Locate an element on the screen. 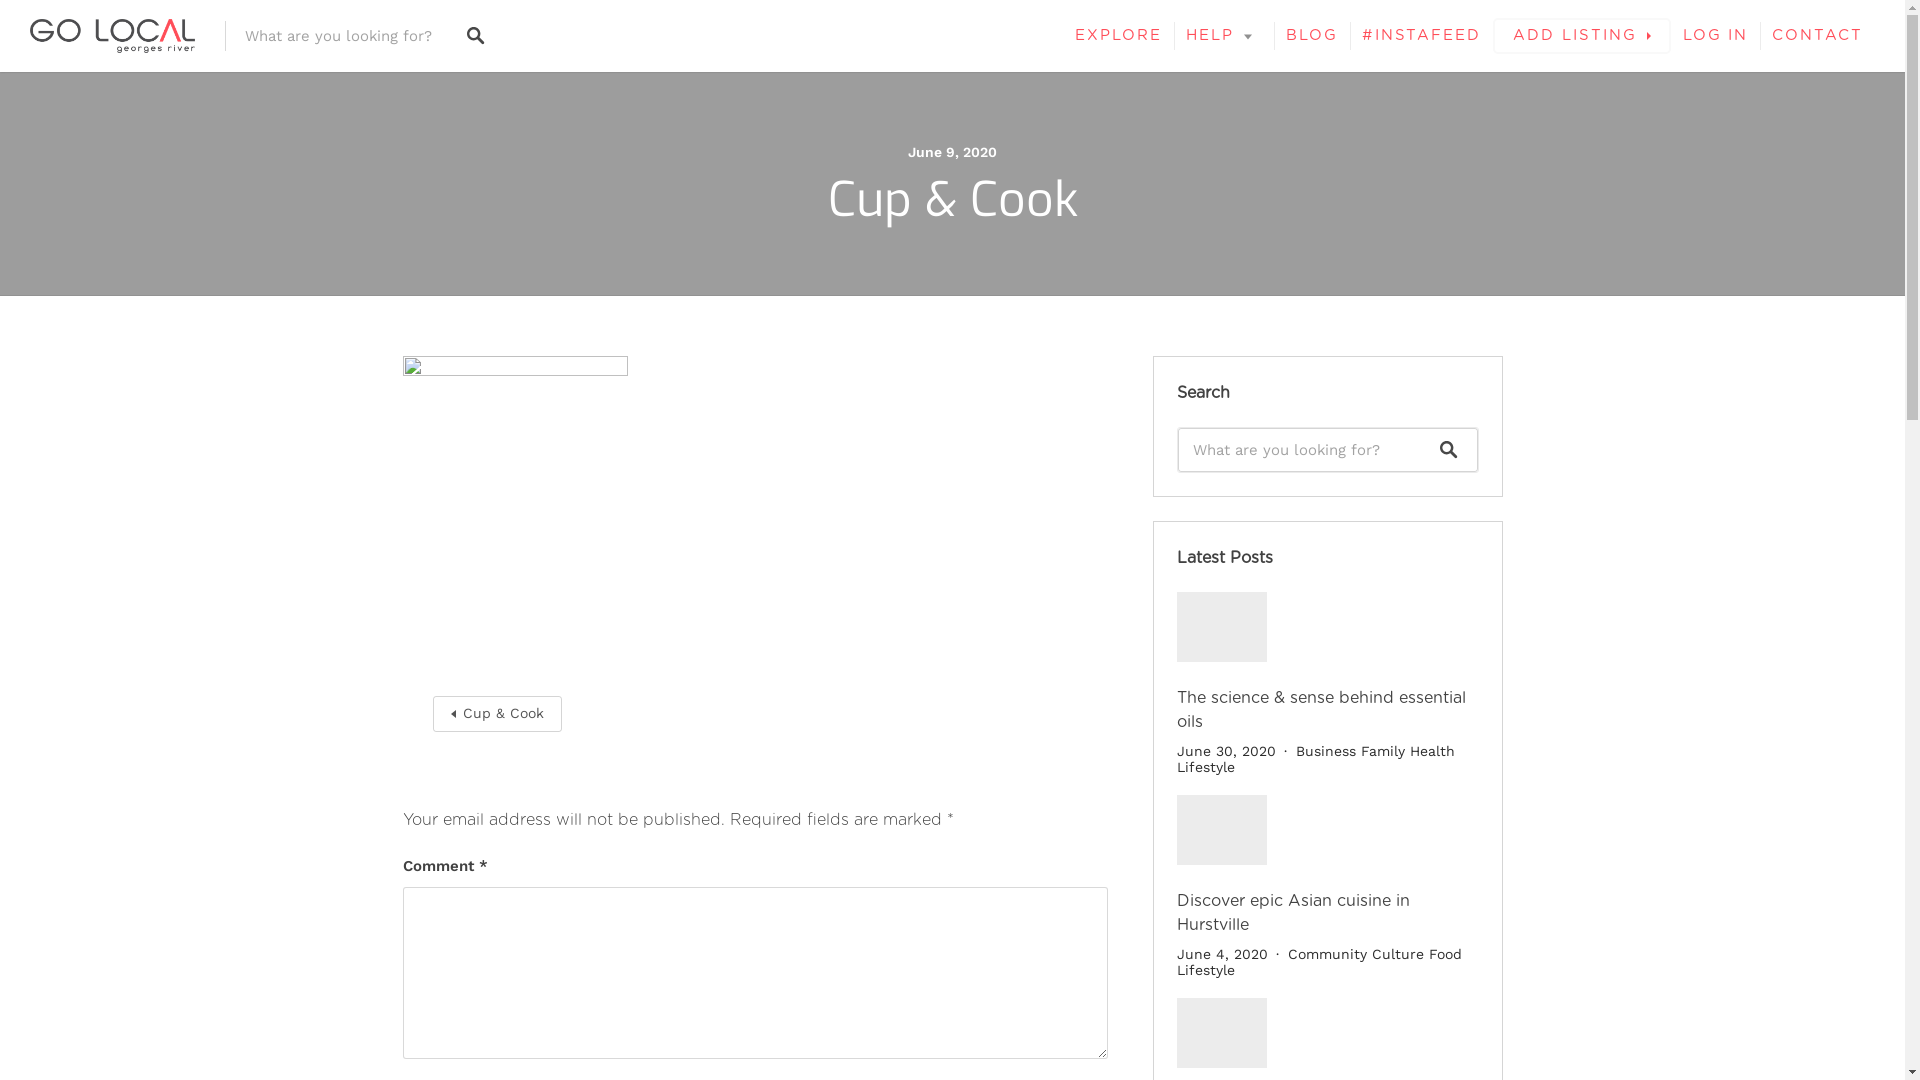  'June 30, 2020' is located at coordinates (1224, 751).